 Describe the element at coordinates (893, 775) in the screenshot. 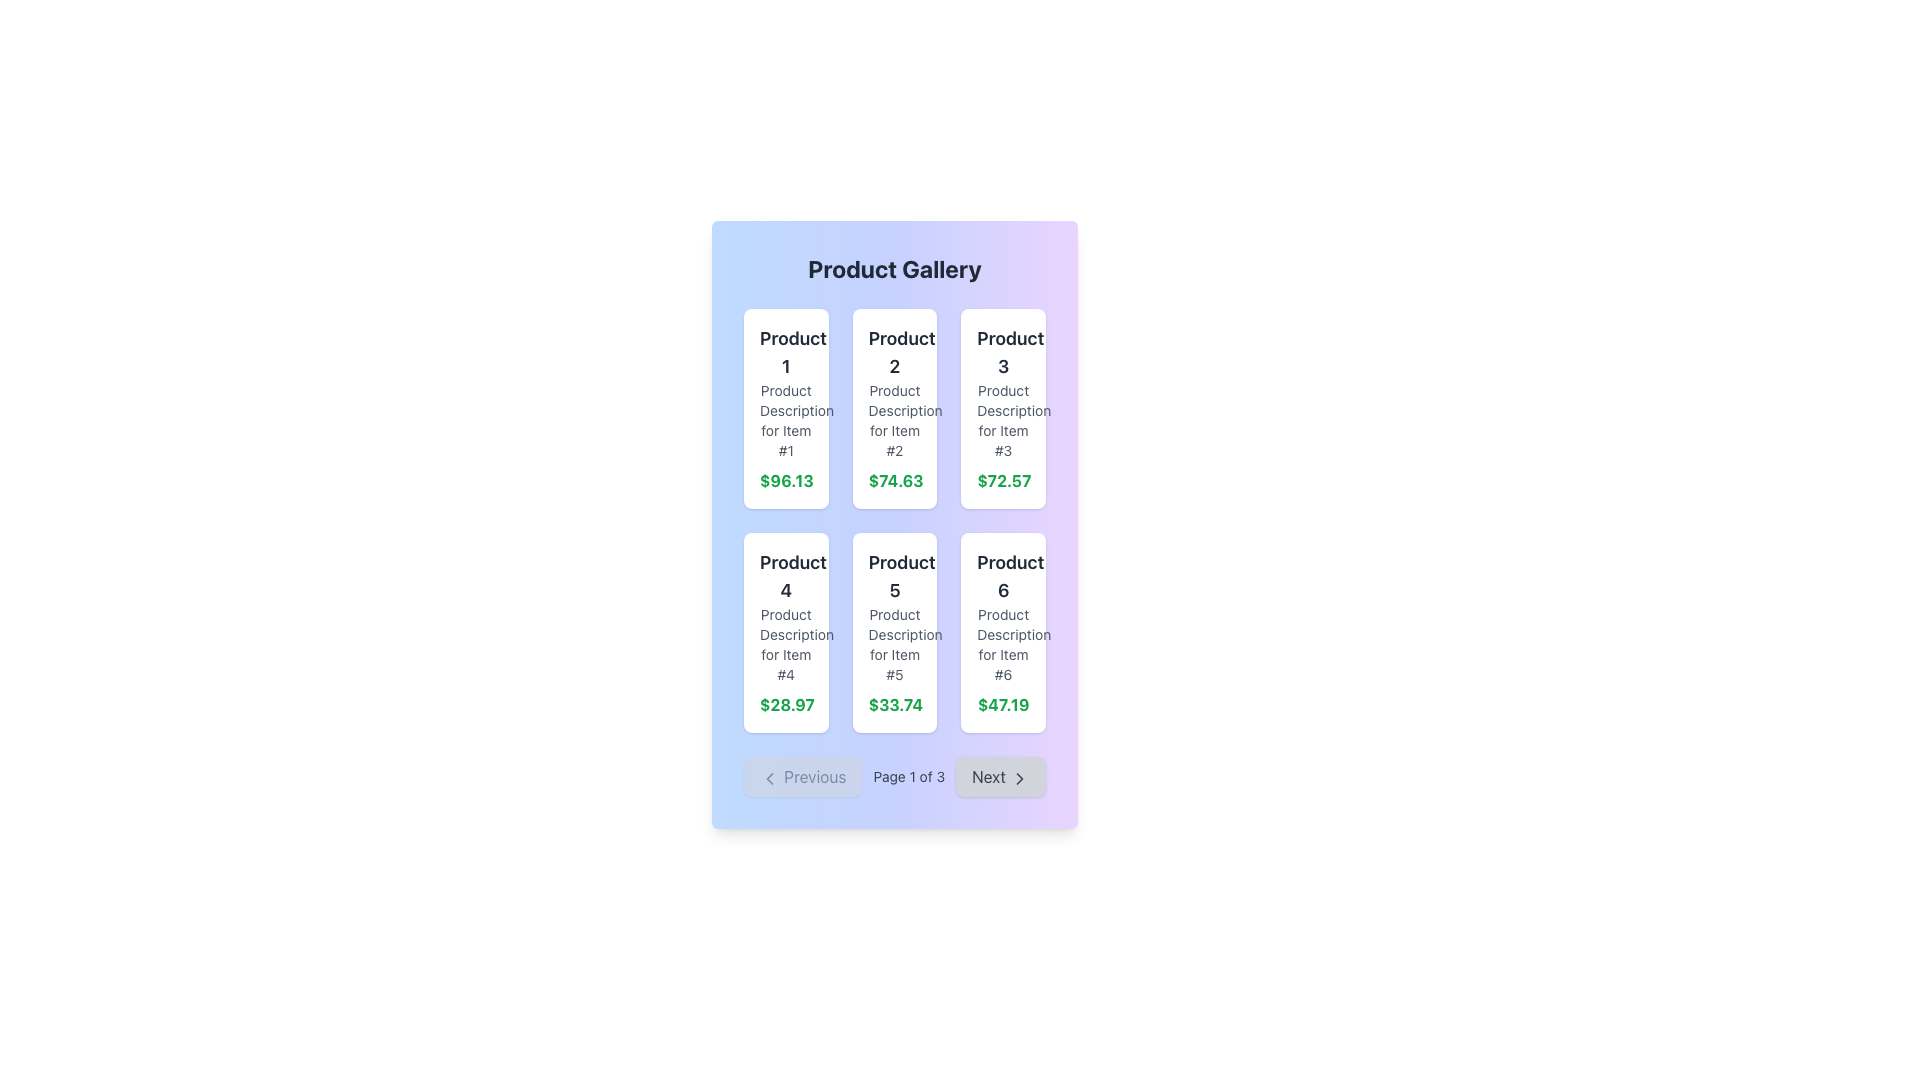

I see `current page number and total pages from the Pagination Bar located at the bottom of the product gallery` at that location.